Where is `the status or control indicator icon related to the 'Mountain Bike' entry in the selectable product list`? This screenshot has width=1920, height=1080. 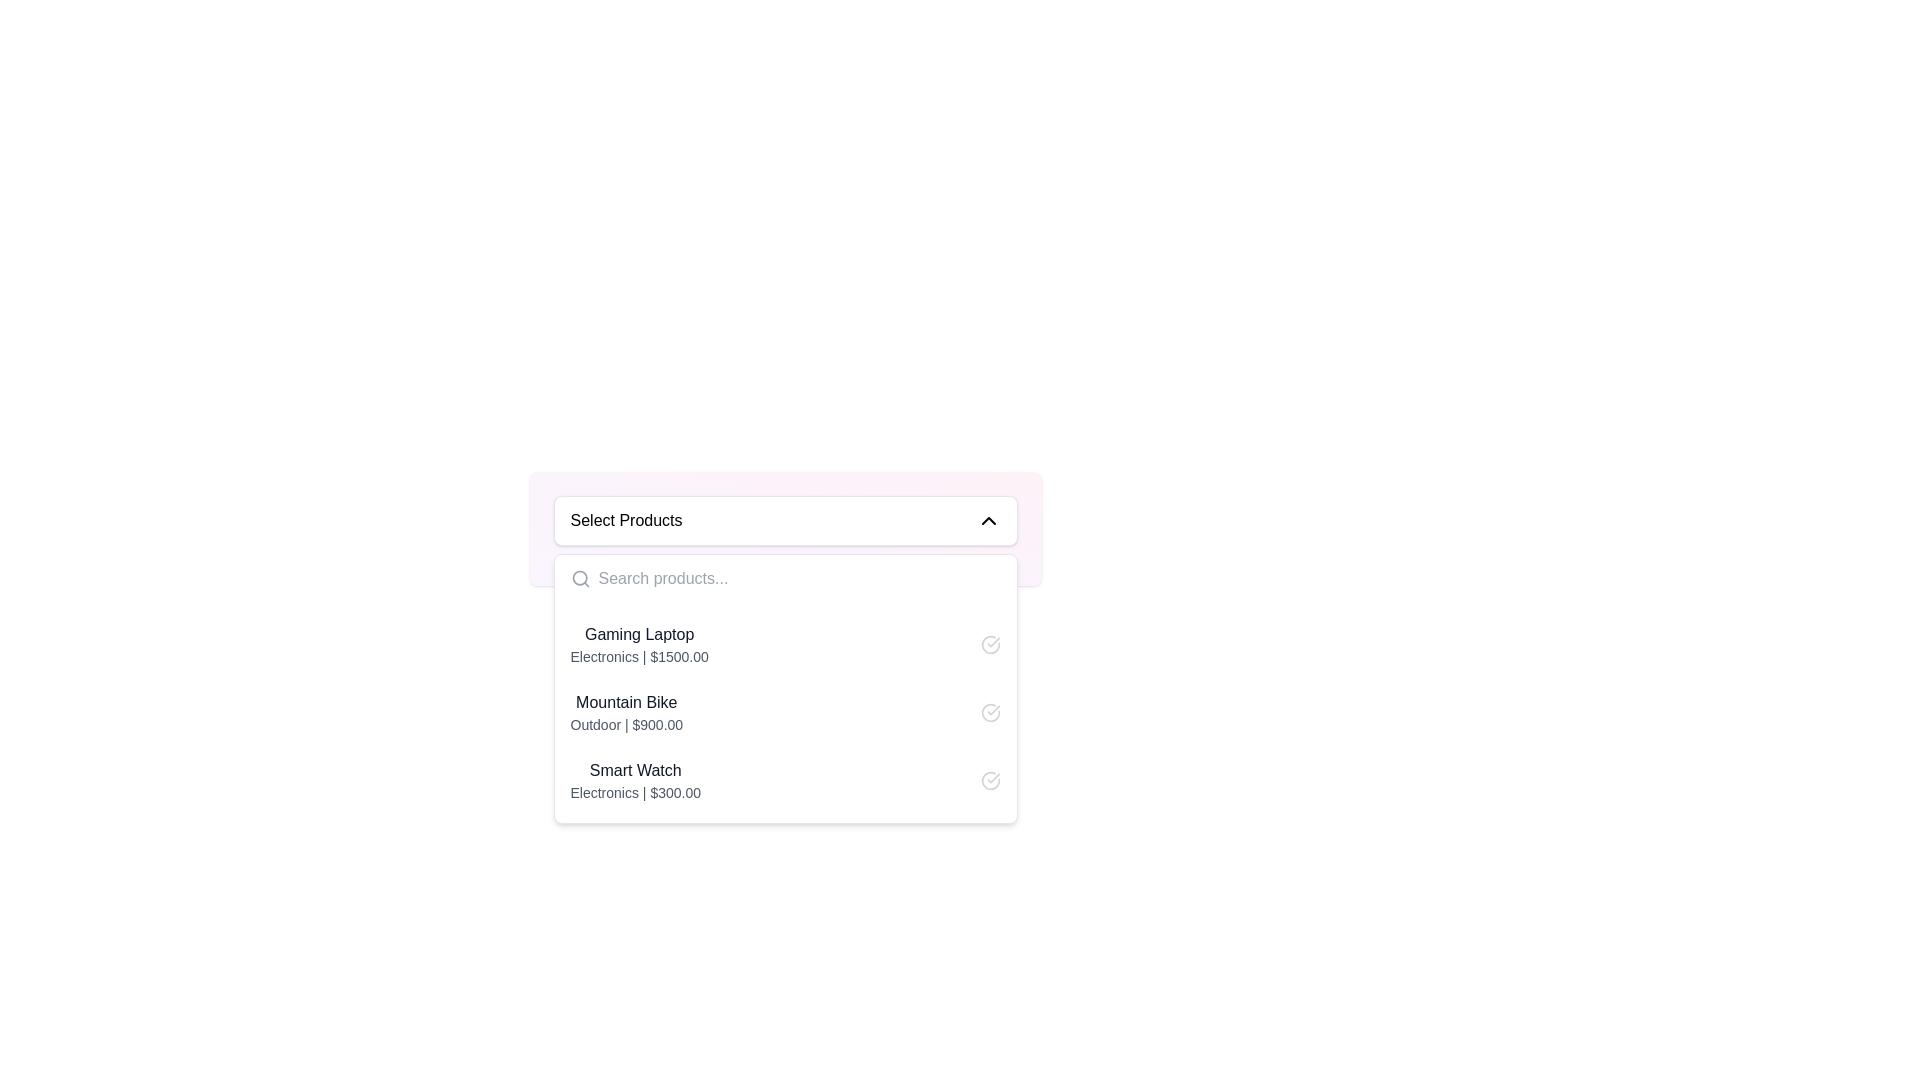 the status or control indicator icon related to the 'Mountain Bike' entry in the selectable product list is located at coordinates (990, 712).